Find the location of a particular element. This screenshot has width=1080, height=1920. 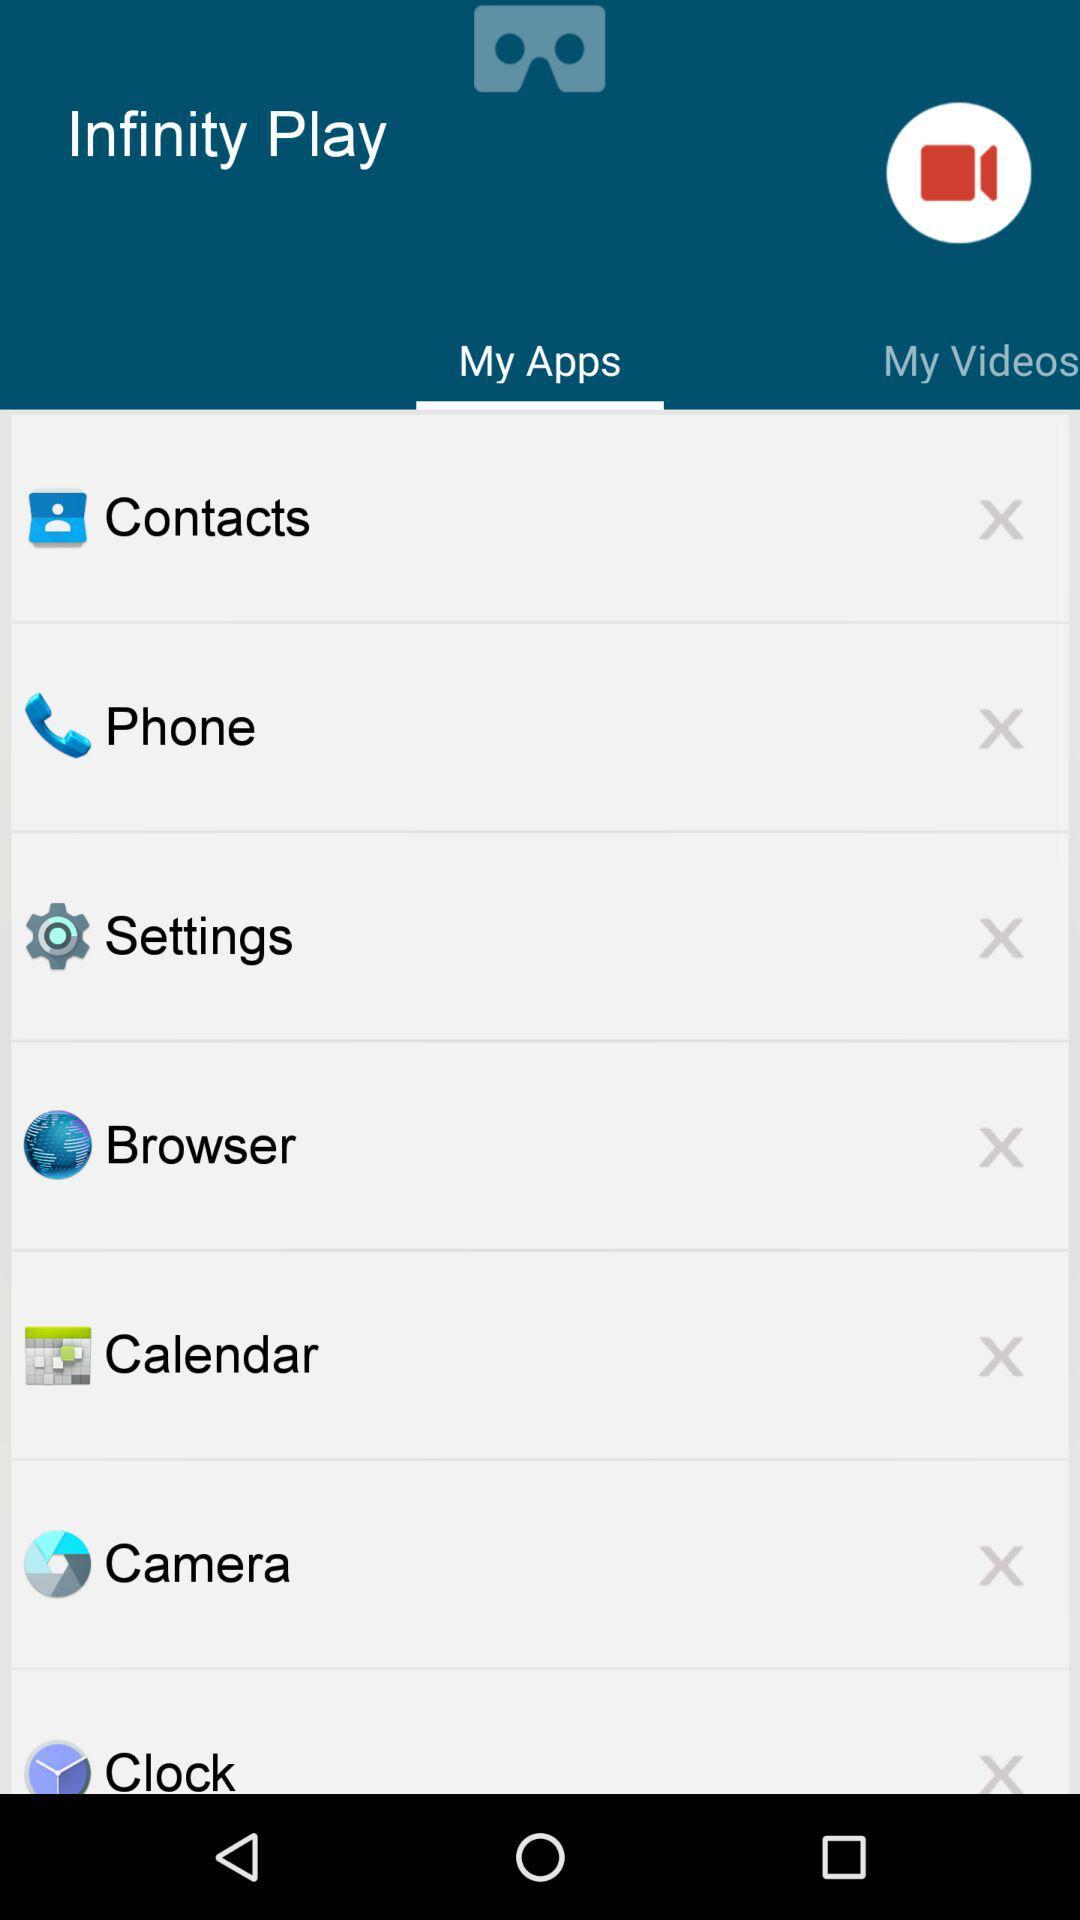

the calendar is located at coordinates (585, 1354).